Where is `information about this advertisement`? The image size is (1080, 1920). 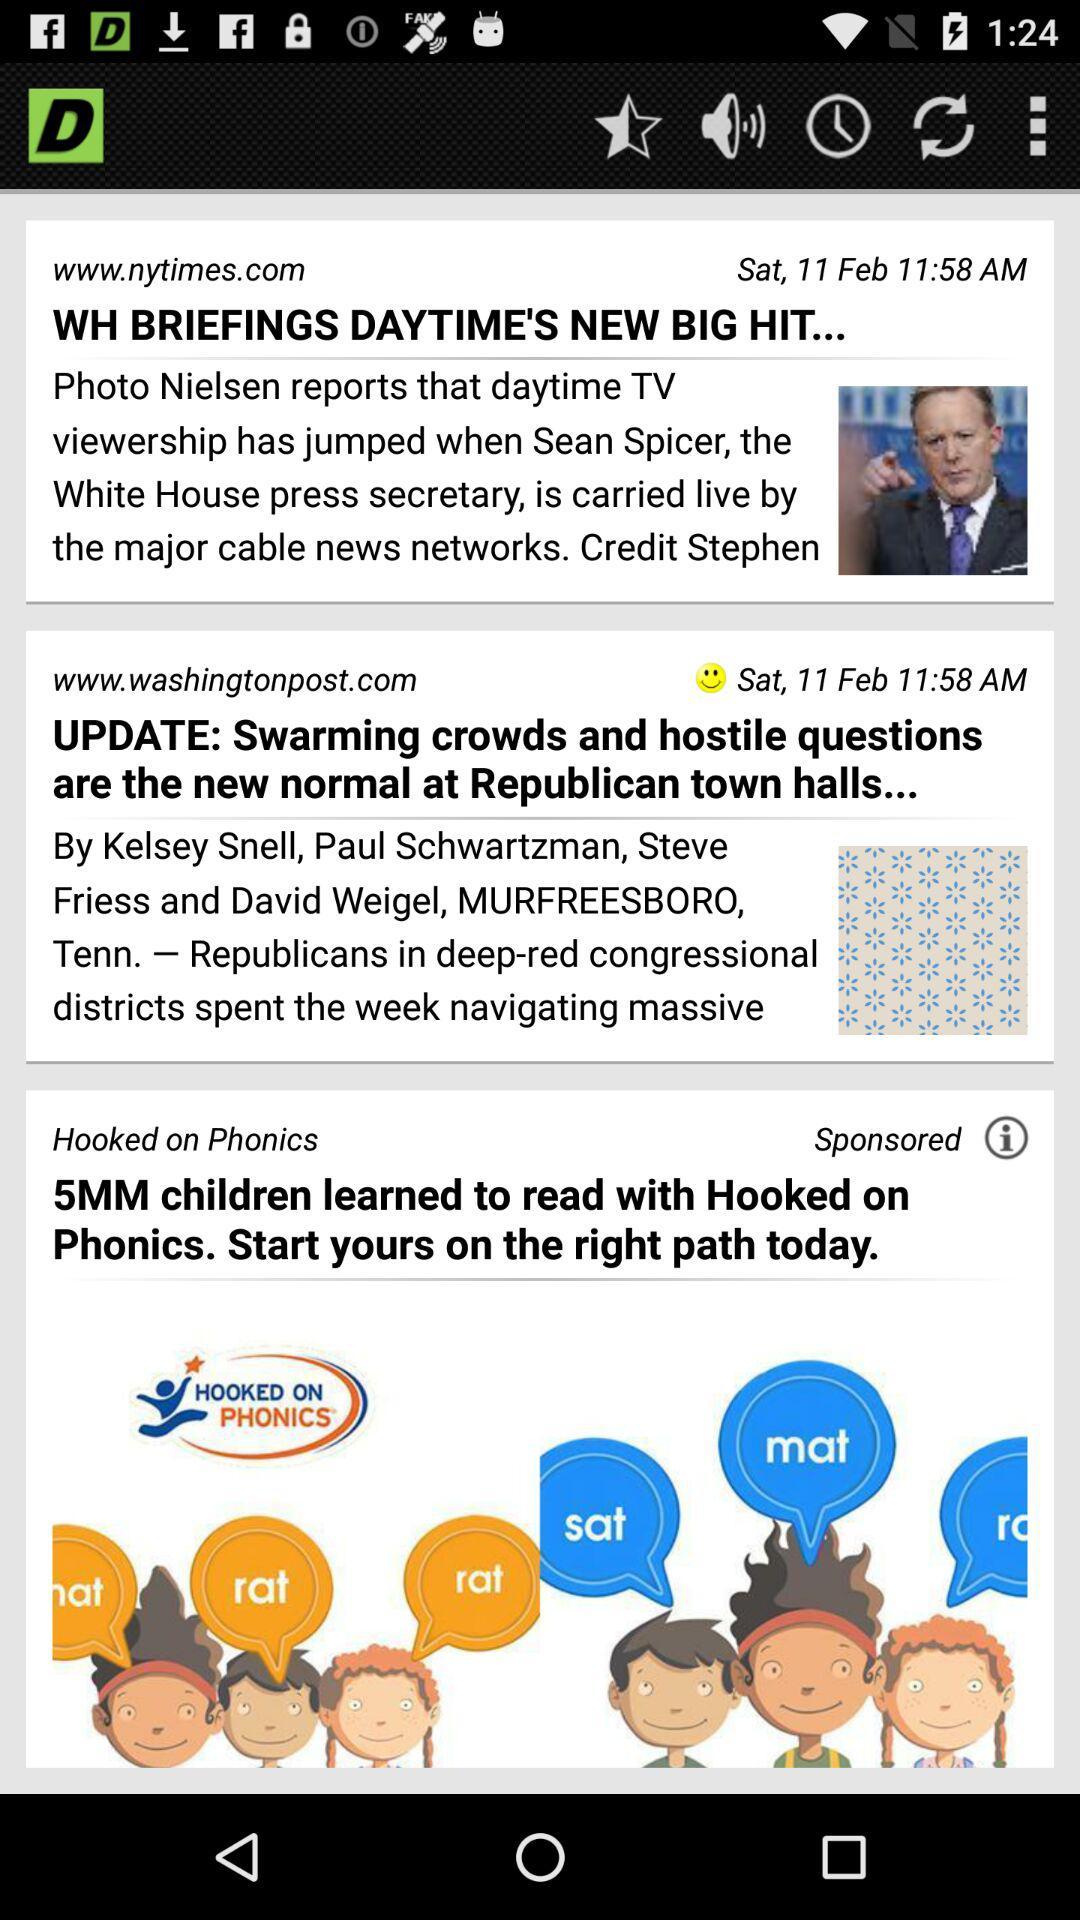 information about this advertisement is located at coordinates (1006, 1137).